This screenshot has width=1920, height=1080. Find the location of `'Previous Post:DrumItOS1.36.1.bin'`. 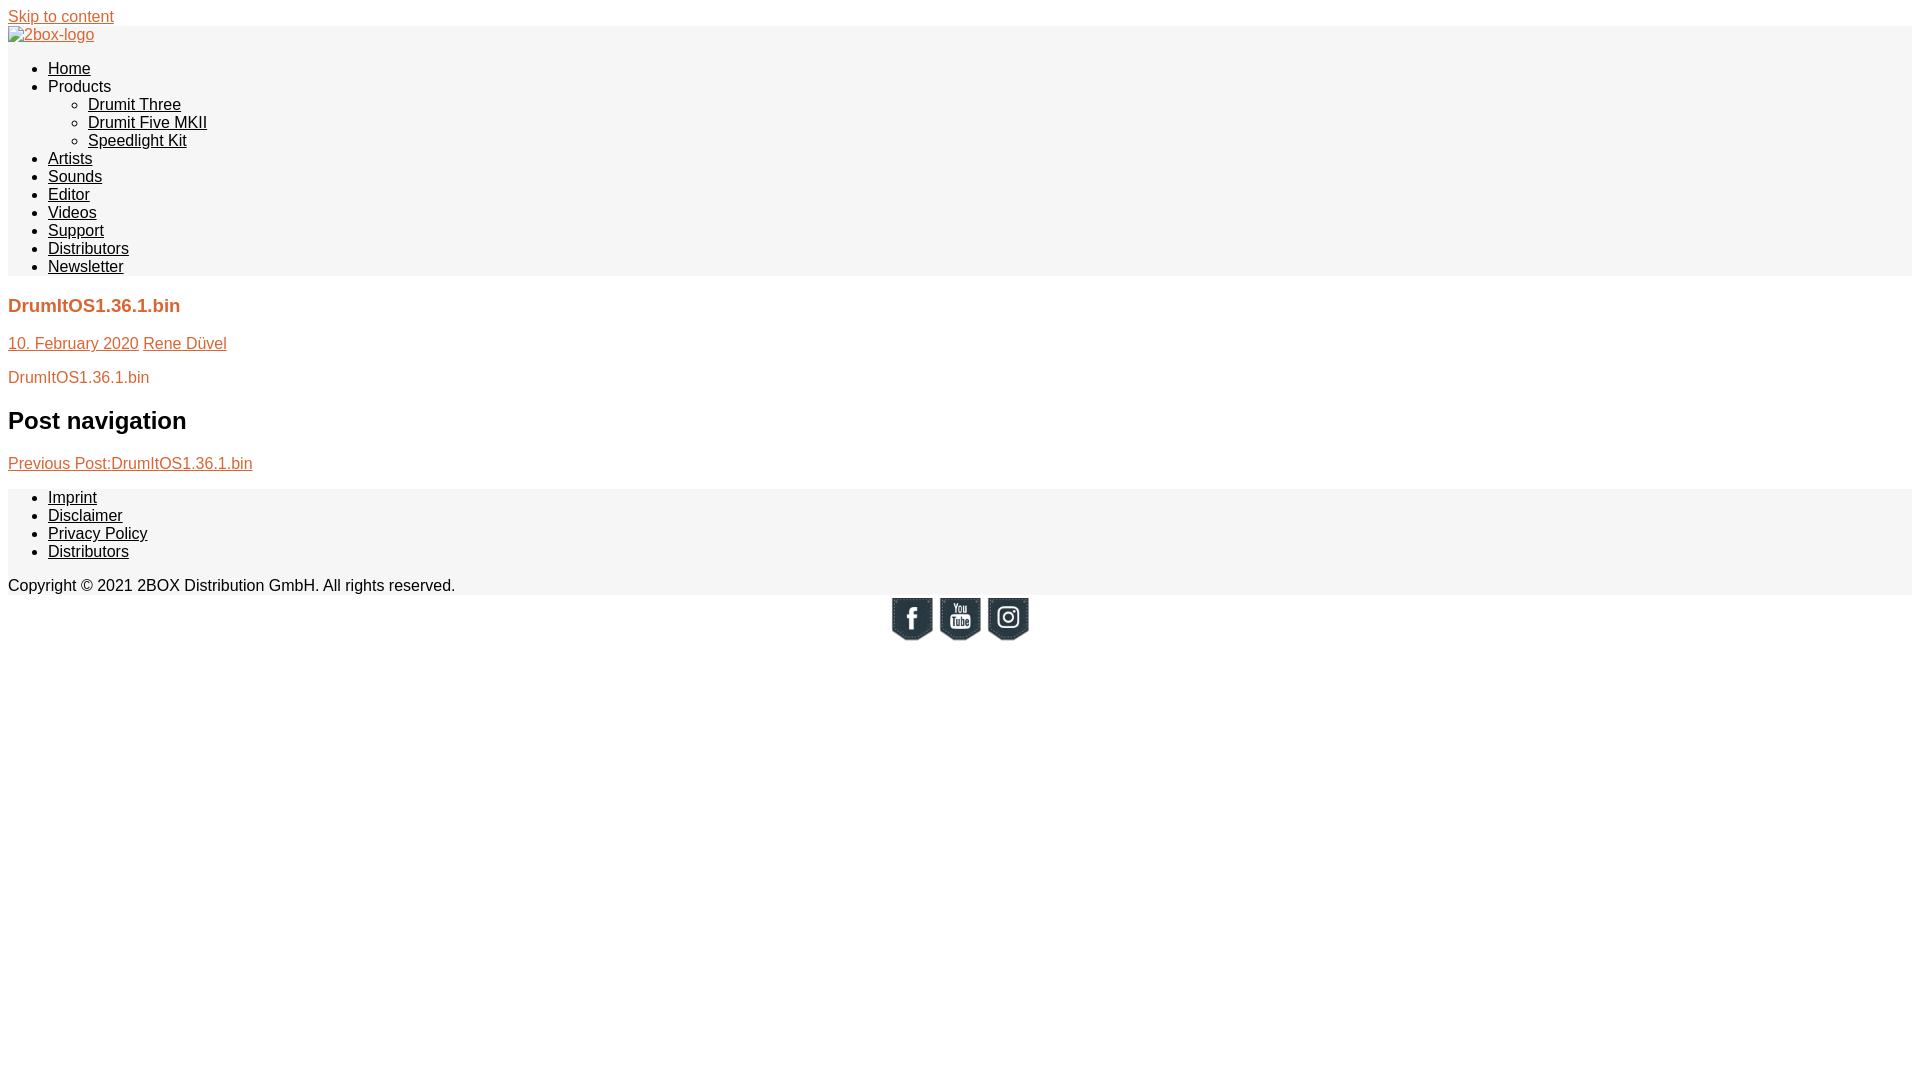

'Previous Post:DrumItOS1.36.1.bin' is located at coordinates (129, 463).